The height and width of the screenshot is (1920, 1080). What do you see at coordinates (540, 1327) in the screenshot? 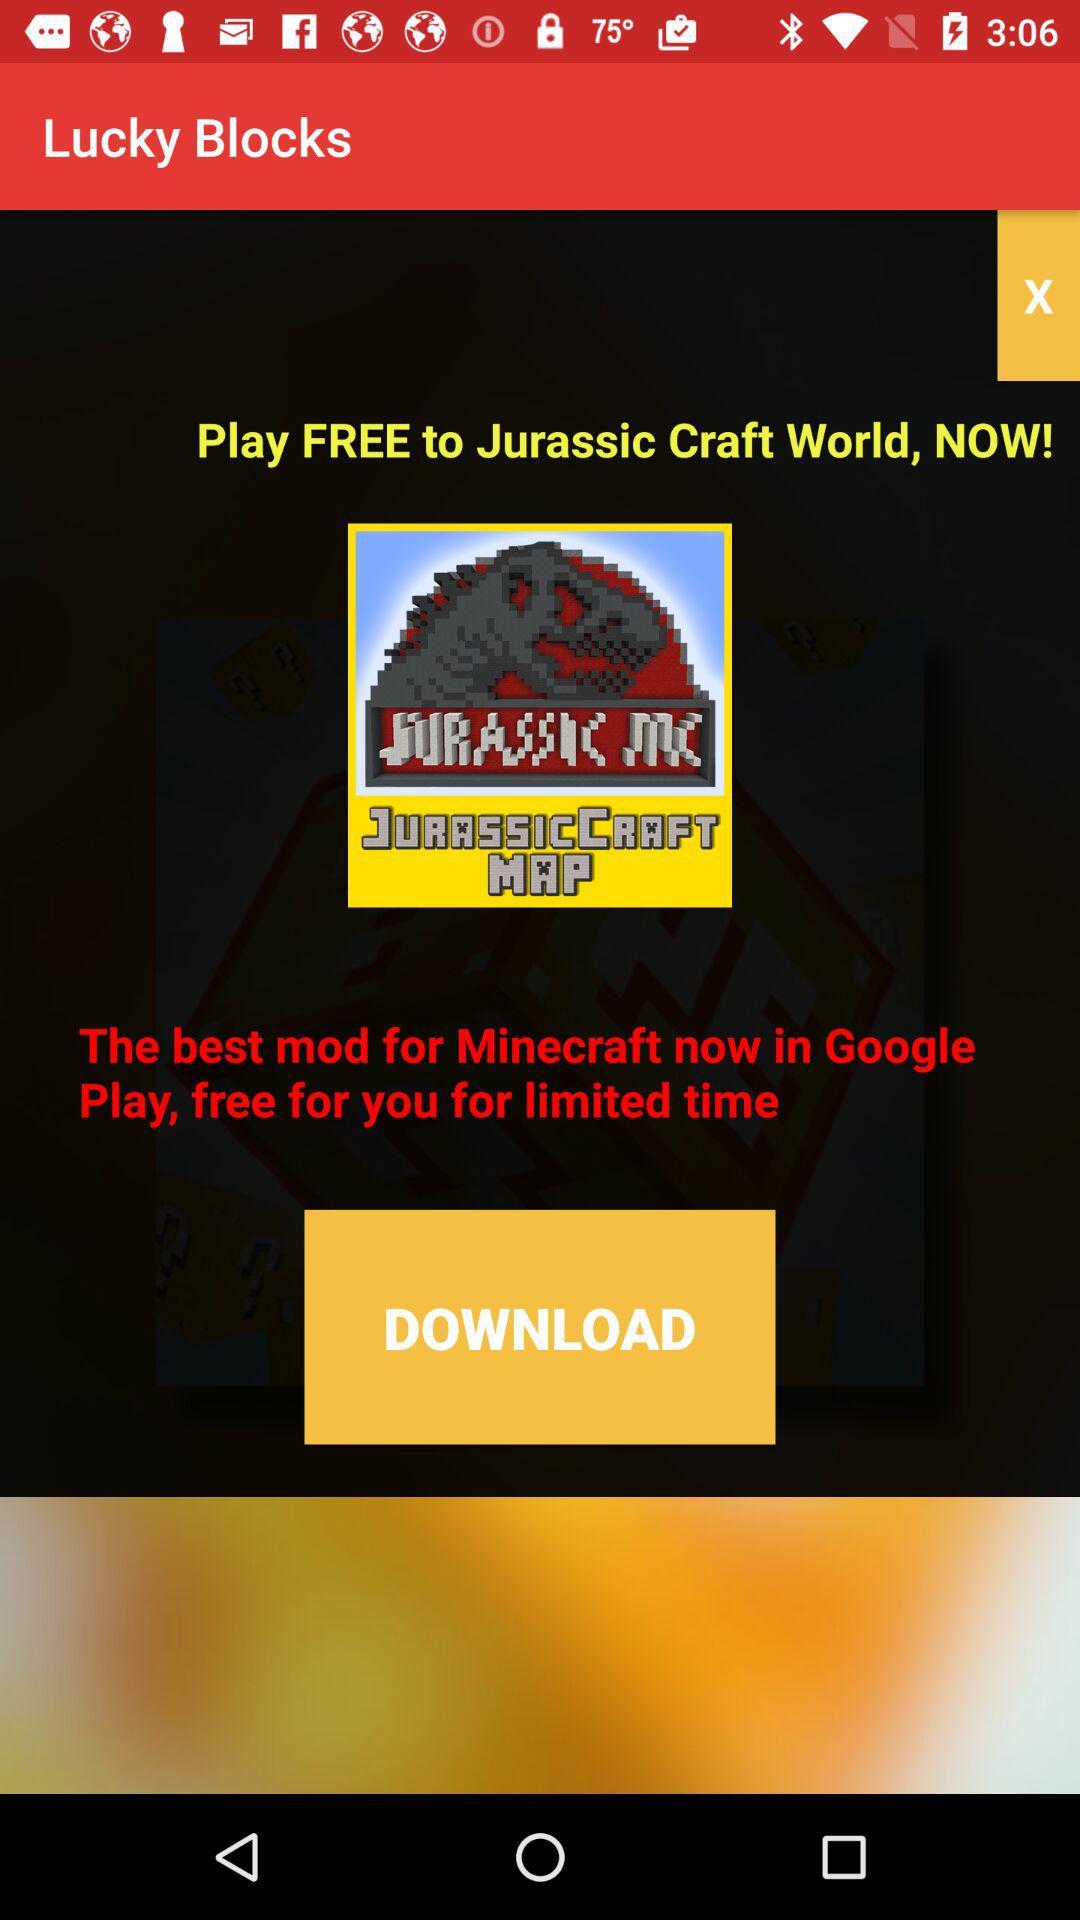
I see `the item below the the best mod icon` at bounding box center [540, 1327].